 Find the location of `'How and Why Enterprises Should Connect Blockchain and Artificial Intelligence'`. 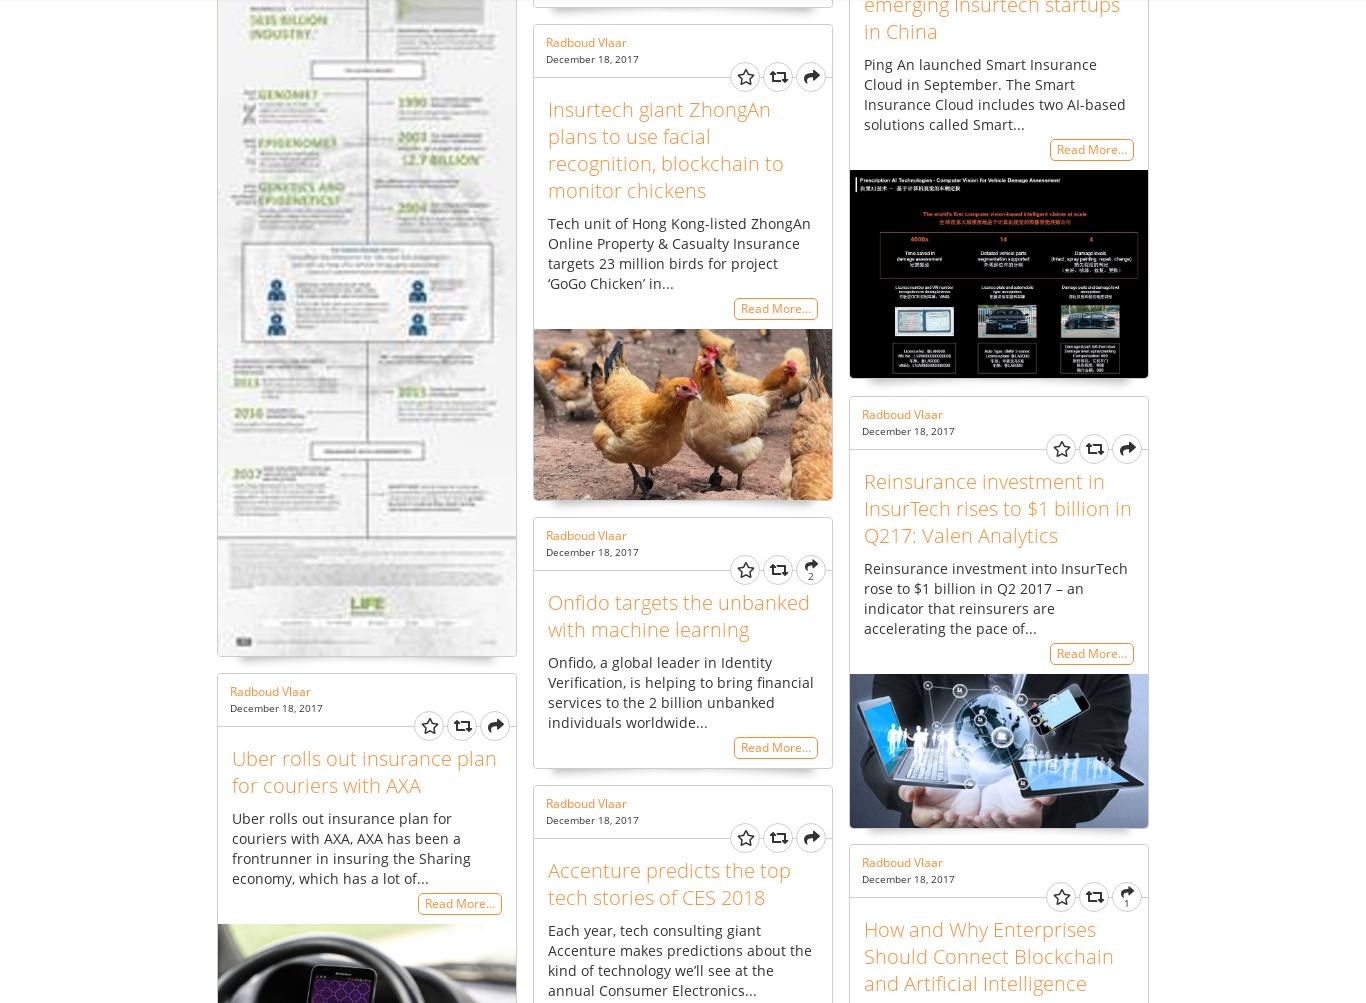

'How and Why Enterprises Should Connect Blockchain and Artificial Intelligence' is located at coordinates (988, 954).